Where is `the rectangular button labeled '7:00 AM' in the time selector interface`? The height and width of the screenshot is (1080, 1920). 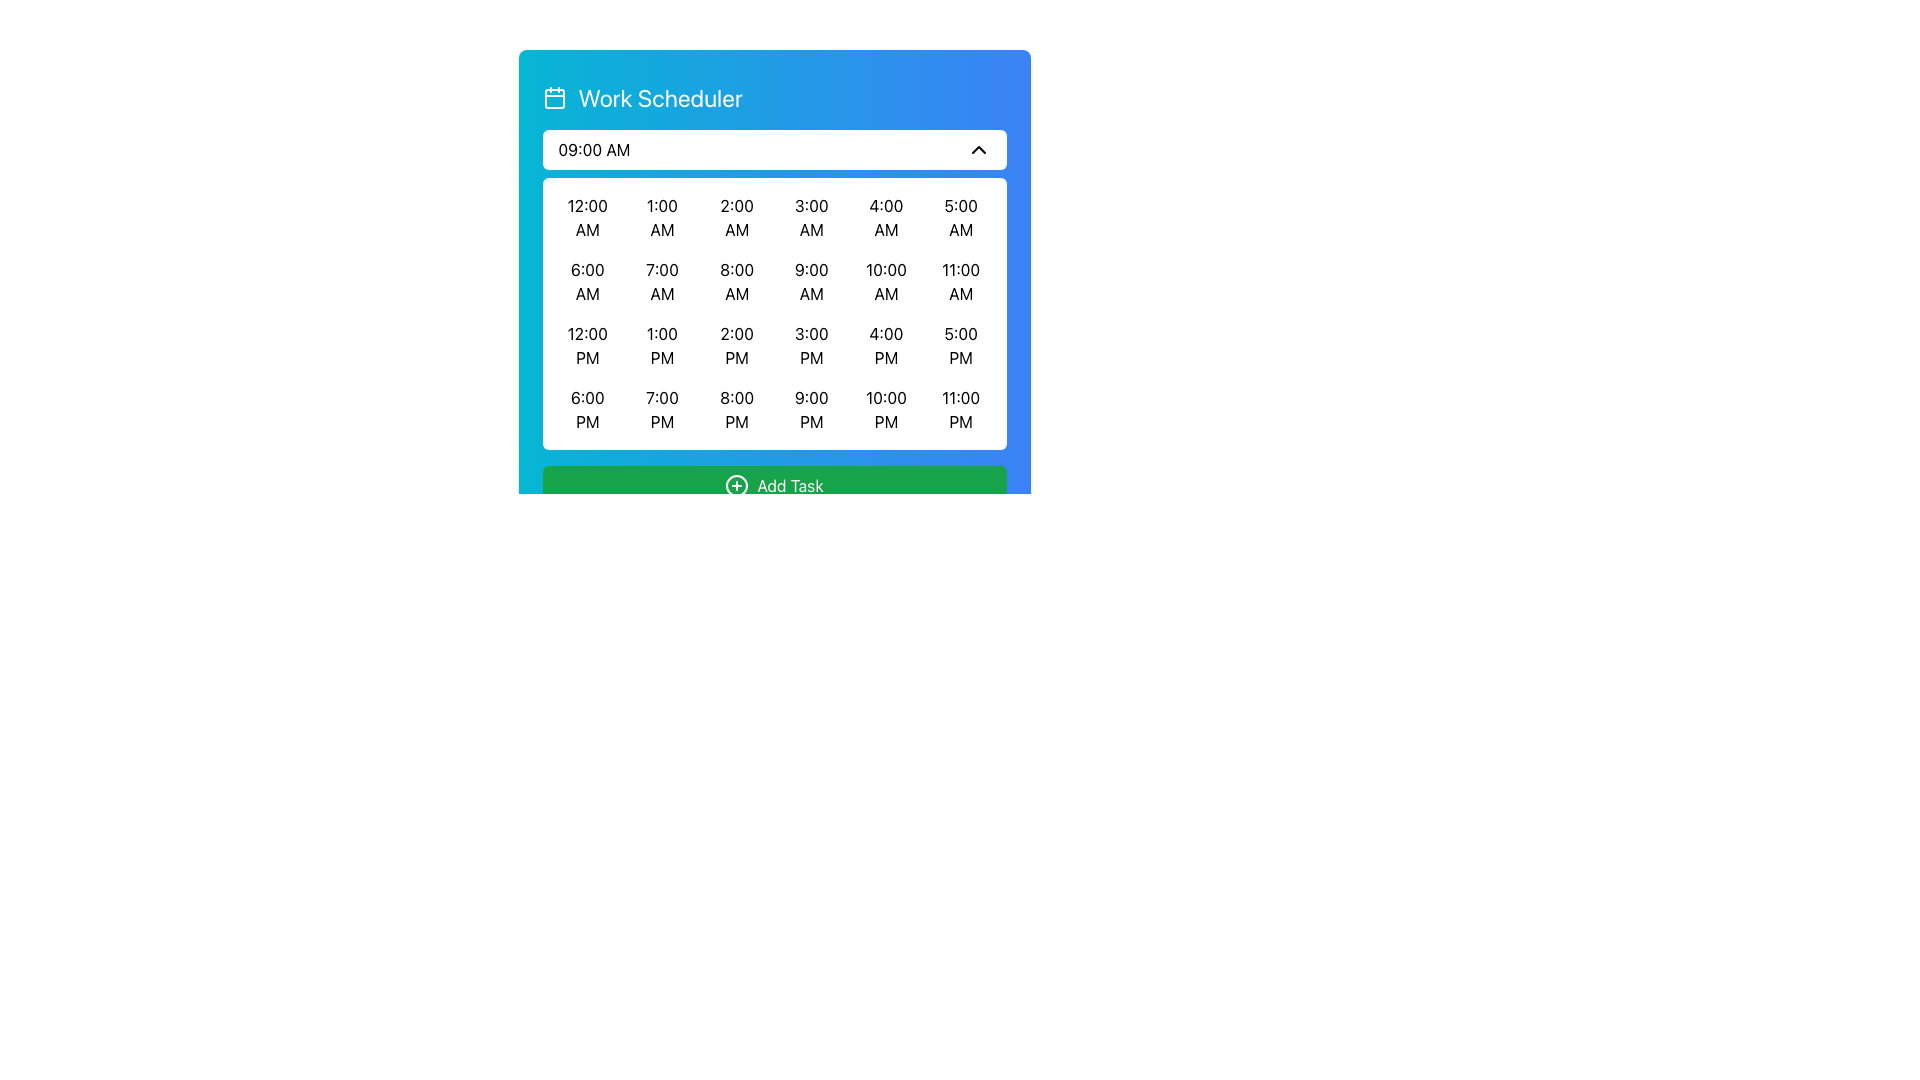
the rectangular button labeled '7:00 AM' in the time selector interface is located at coordinates (662, 281).